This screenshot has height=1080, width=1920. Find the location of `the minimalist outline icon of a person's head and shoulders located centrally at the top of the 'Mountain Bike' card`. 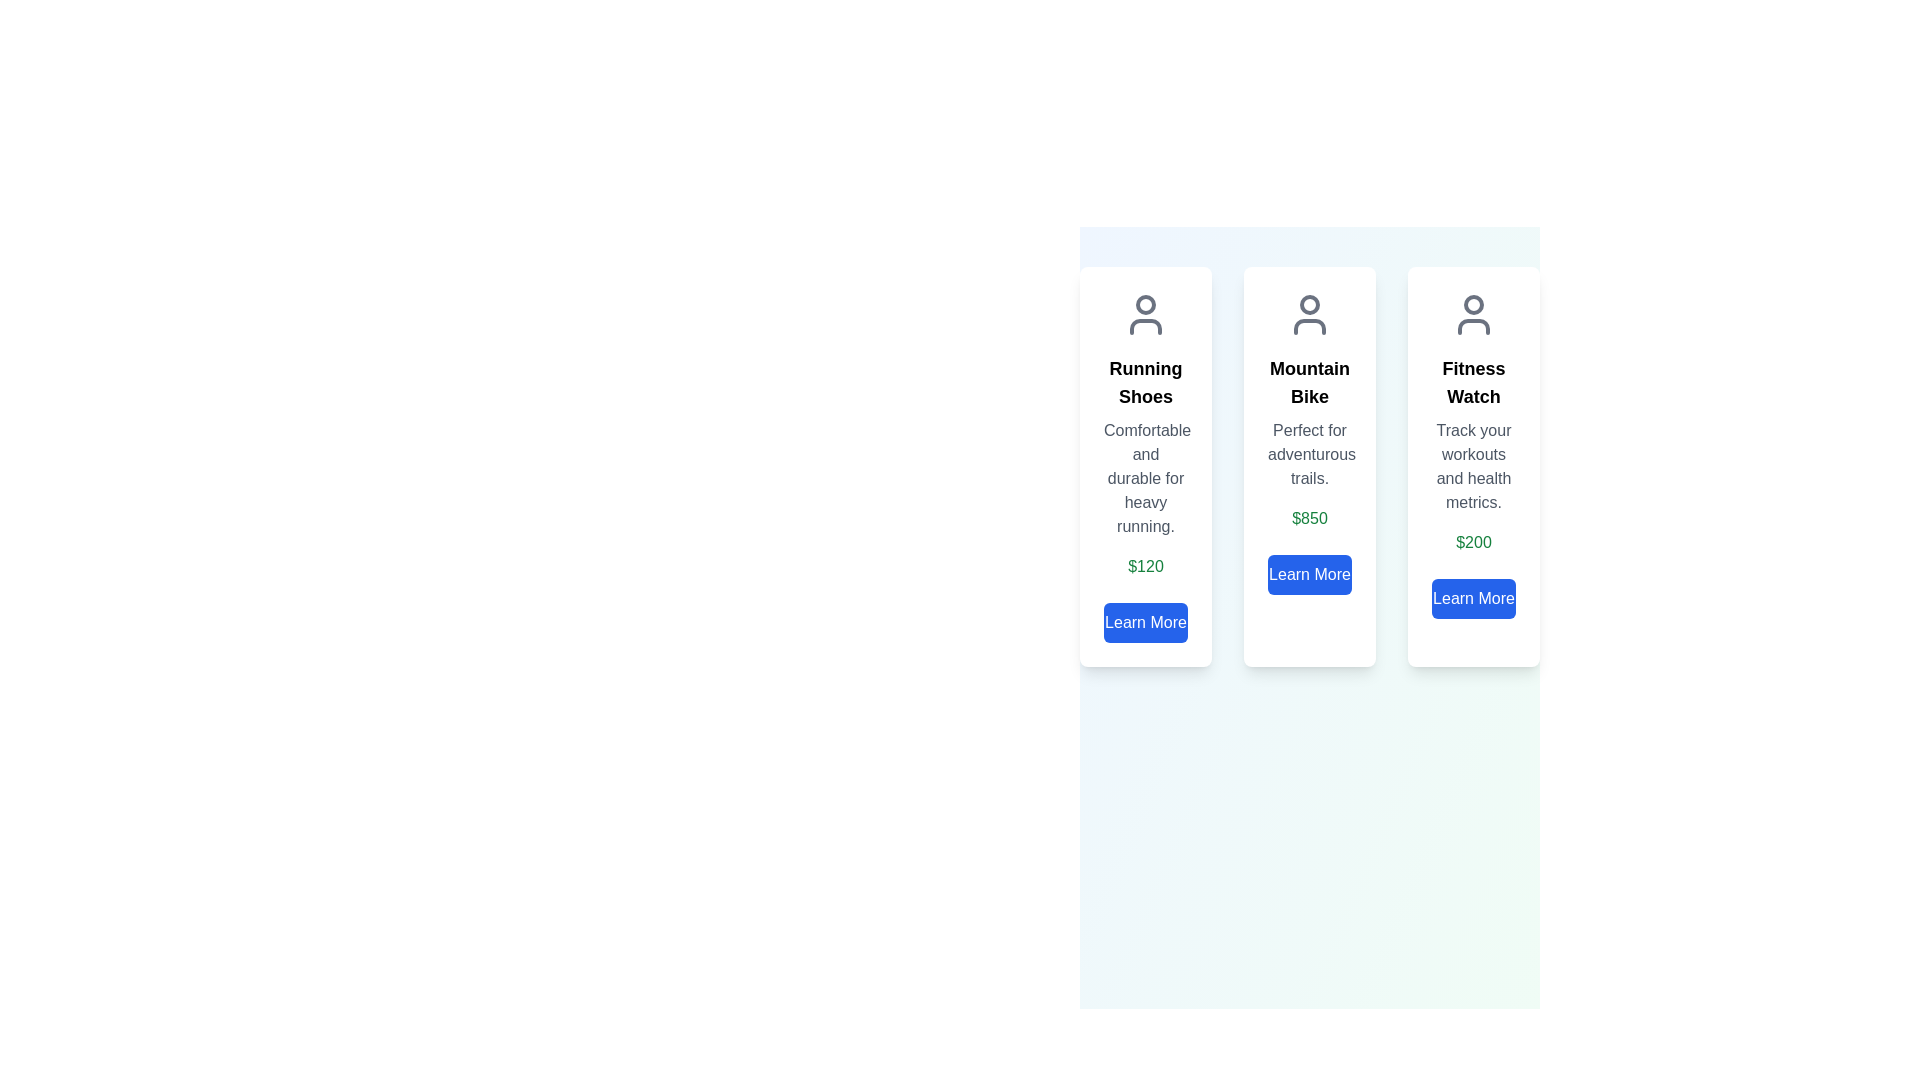

the minimalist outline icon of a person's head and shoulders located centrally at the top of the 'Mountain Bike' card is located at coordinates (1310, 315).